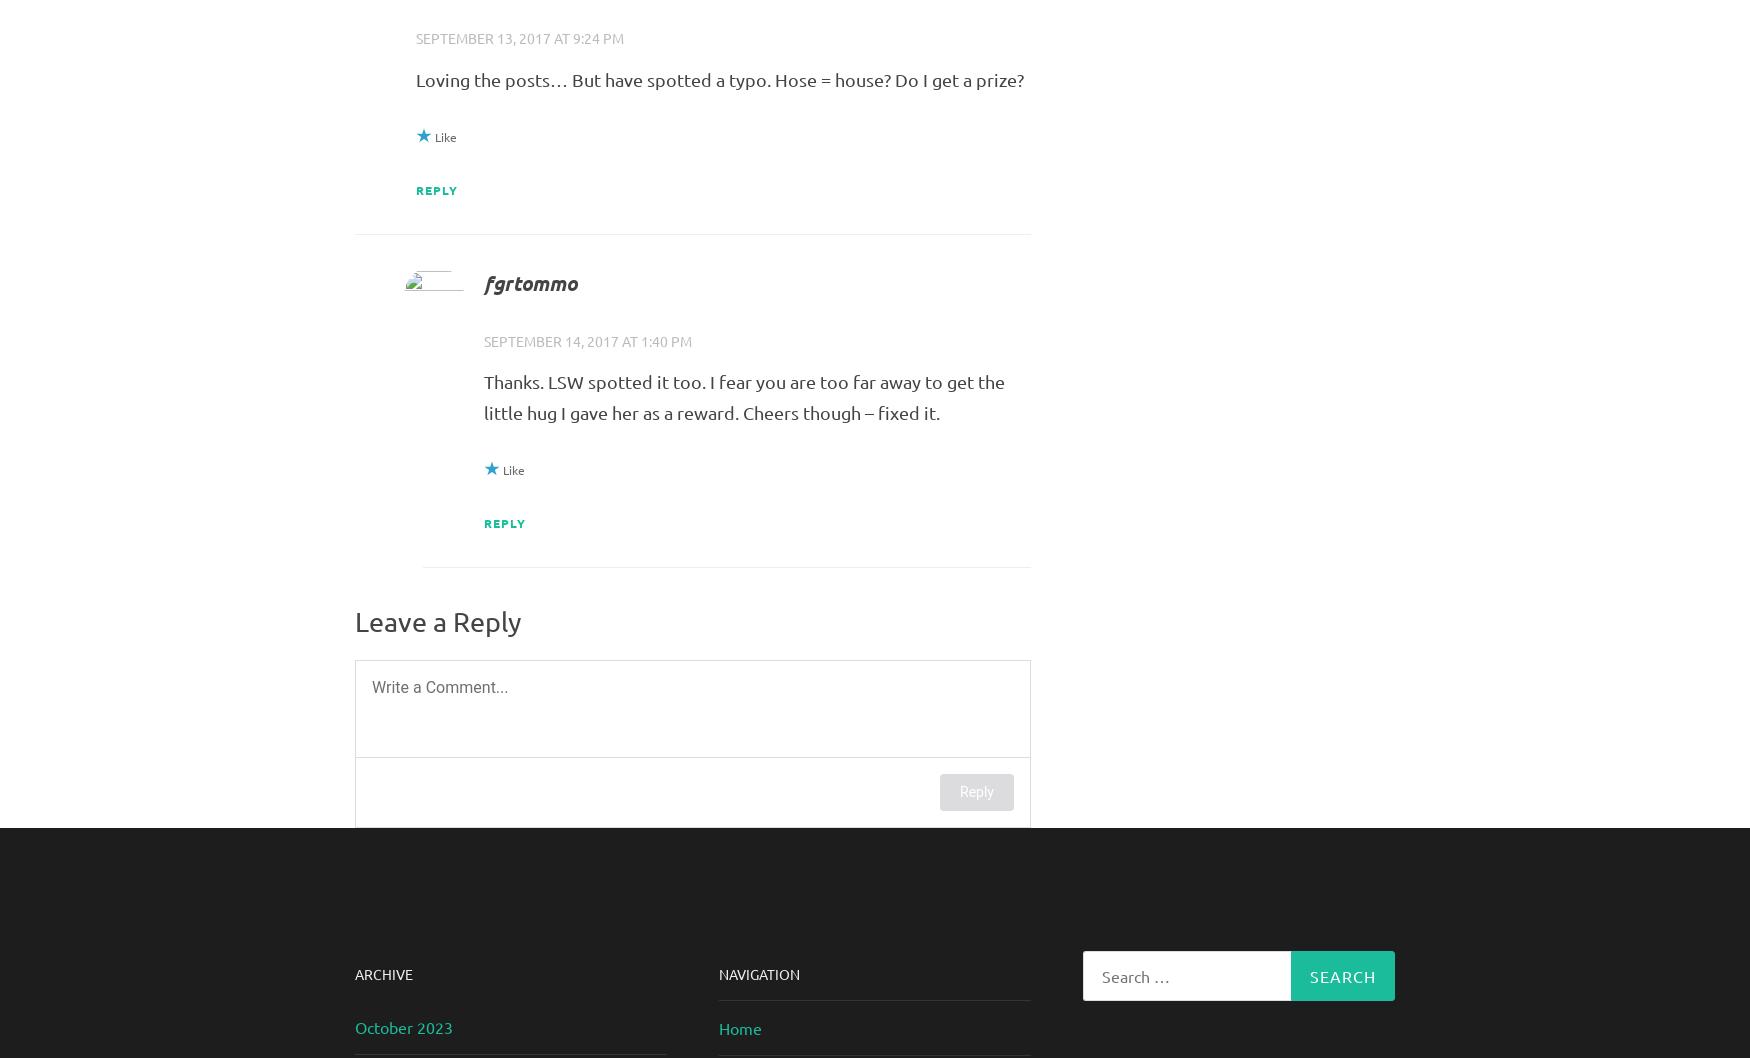 This screenshot has height=1058, width=1750. I want to click on 'October 2023', so click(355, 1025).